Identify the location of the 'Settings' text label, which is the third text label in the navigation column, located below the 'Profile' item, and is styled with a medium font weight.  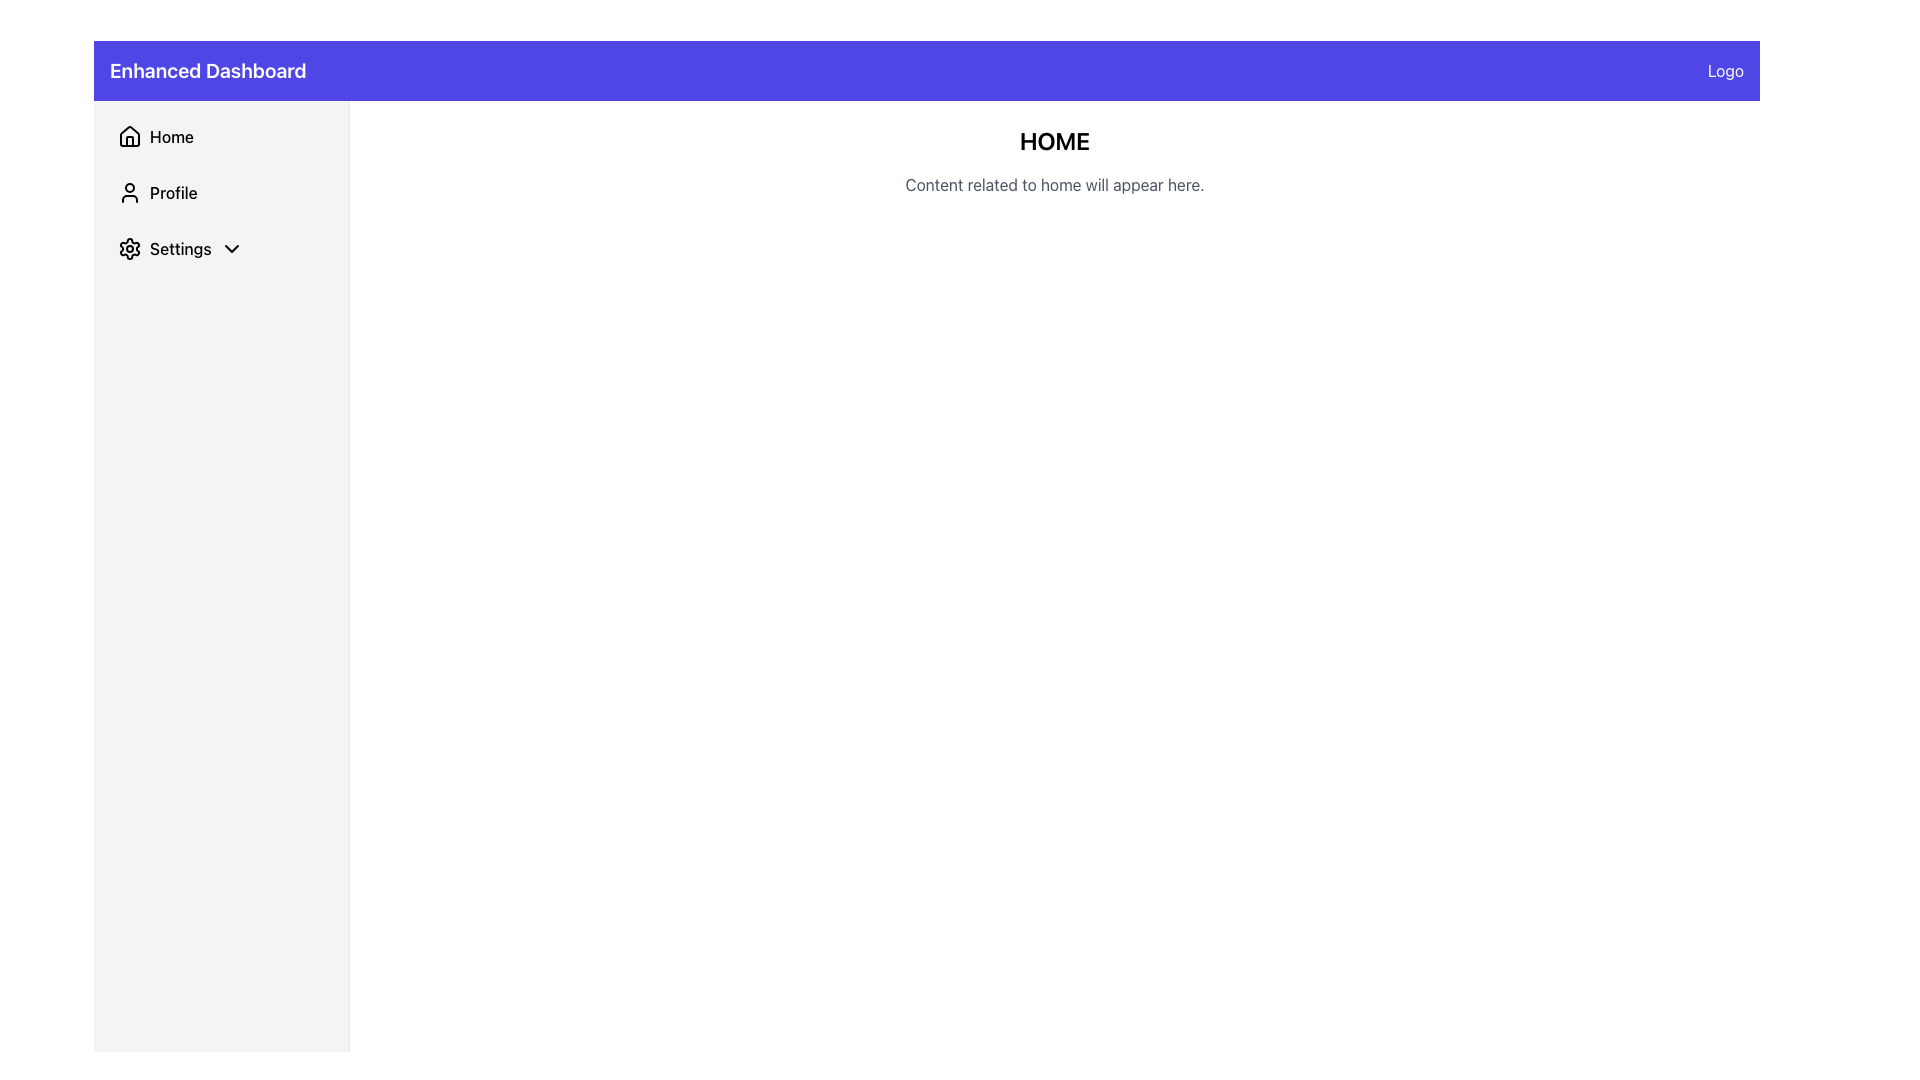
(180, 248).